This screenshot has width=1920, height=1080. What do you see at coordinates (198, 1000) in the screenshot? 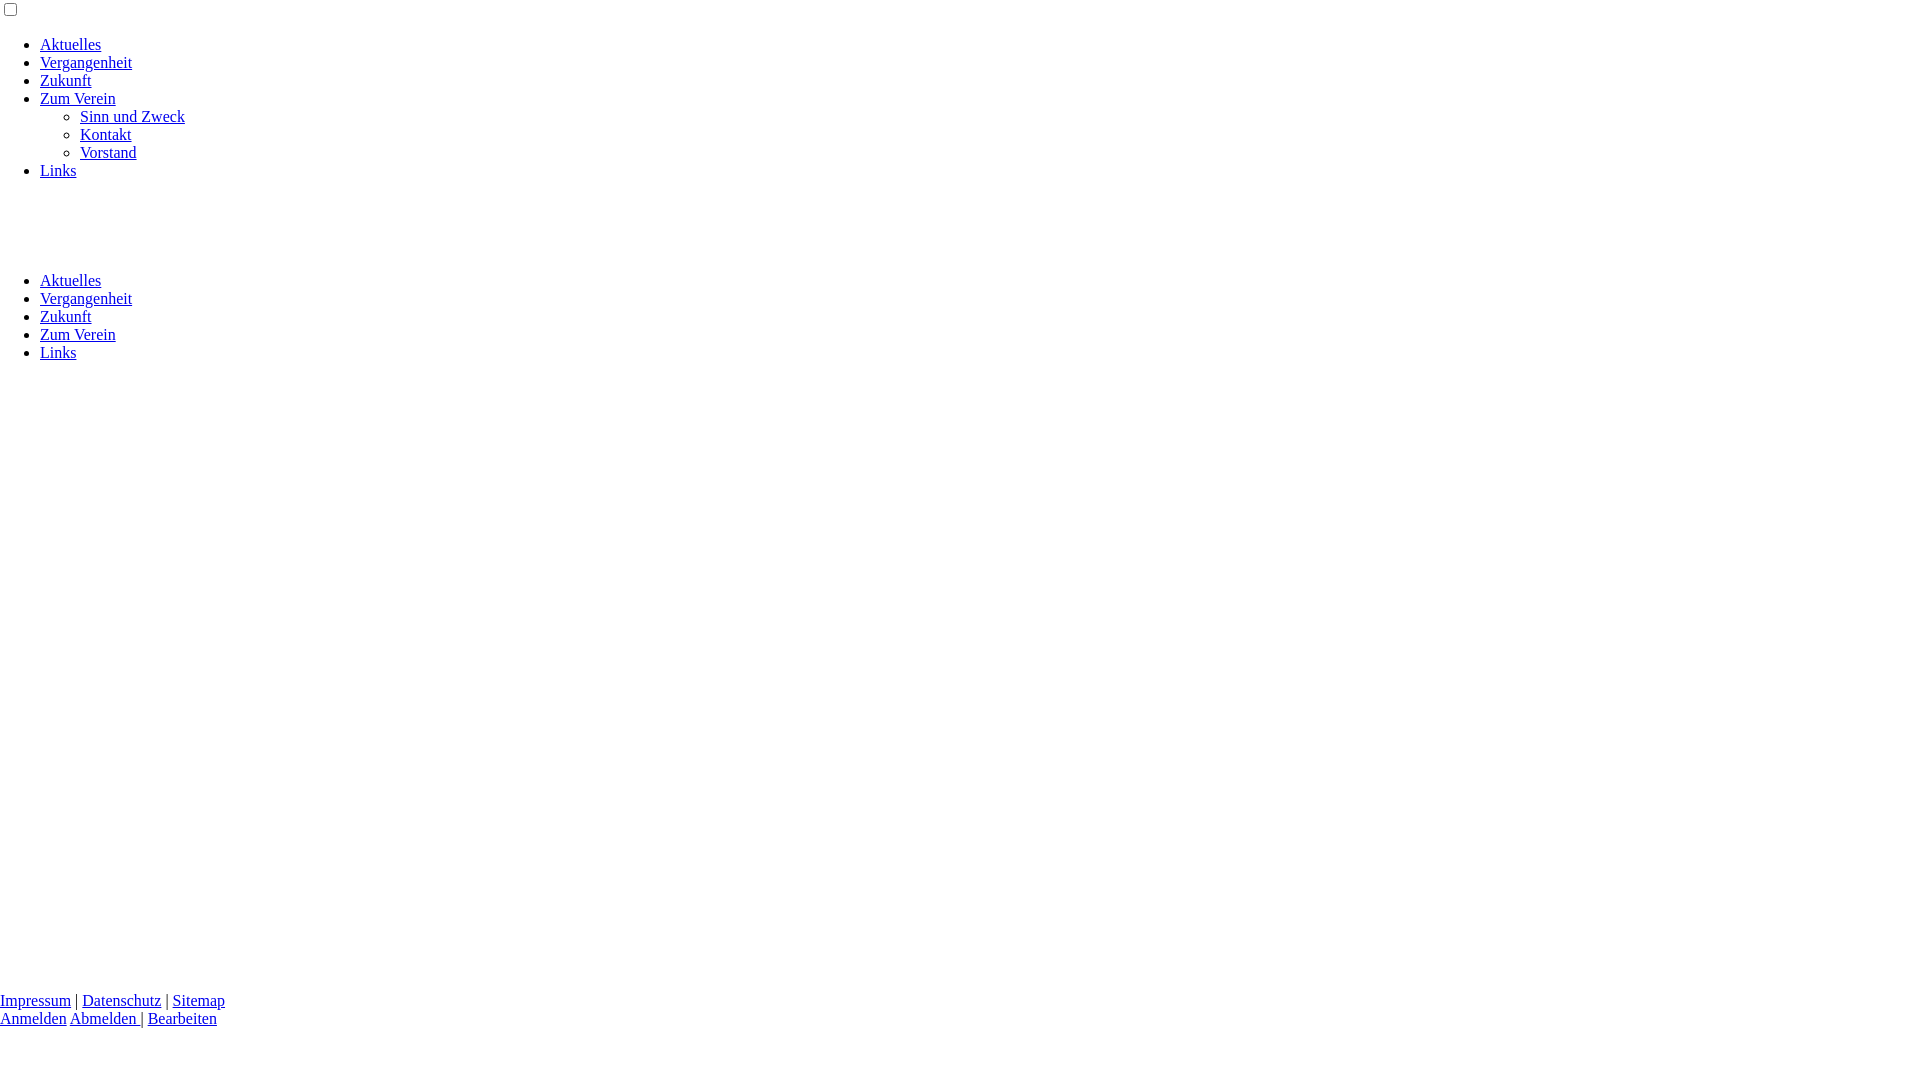
I see `'Sitemap'` at bounding box center [198, 1000].